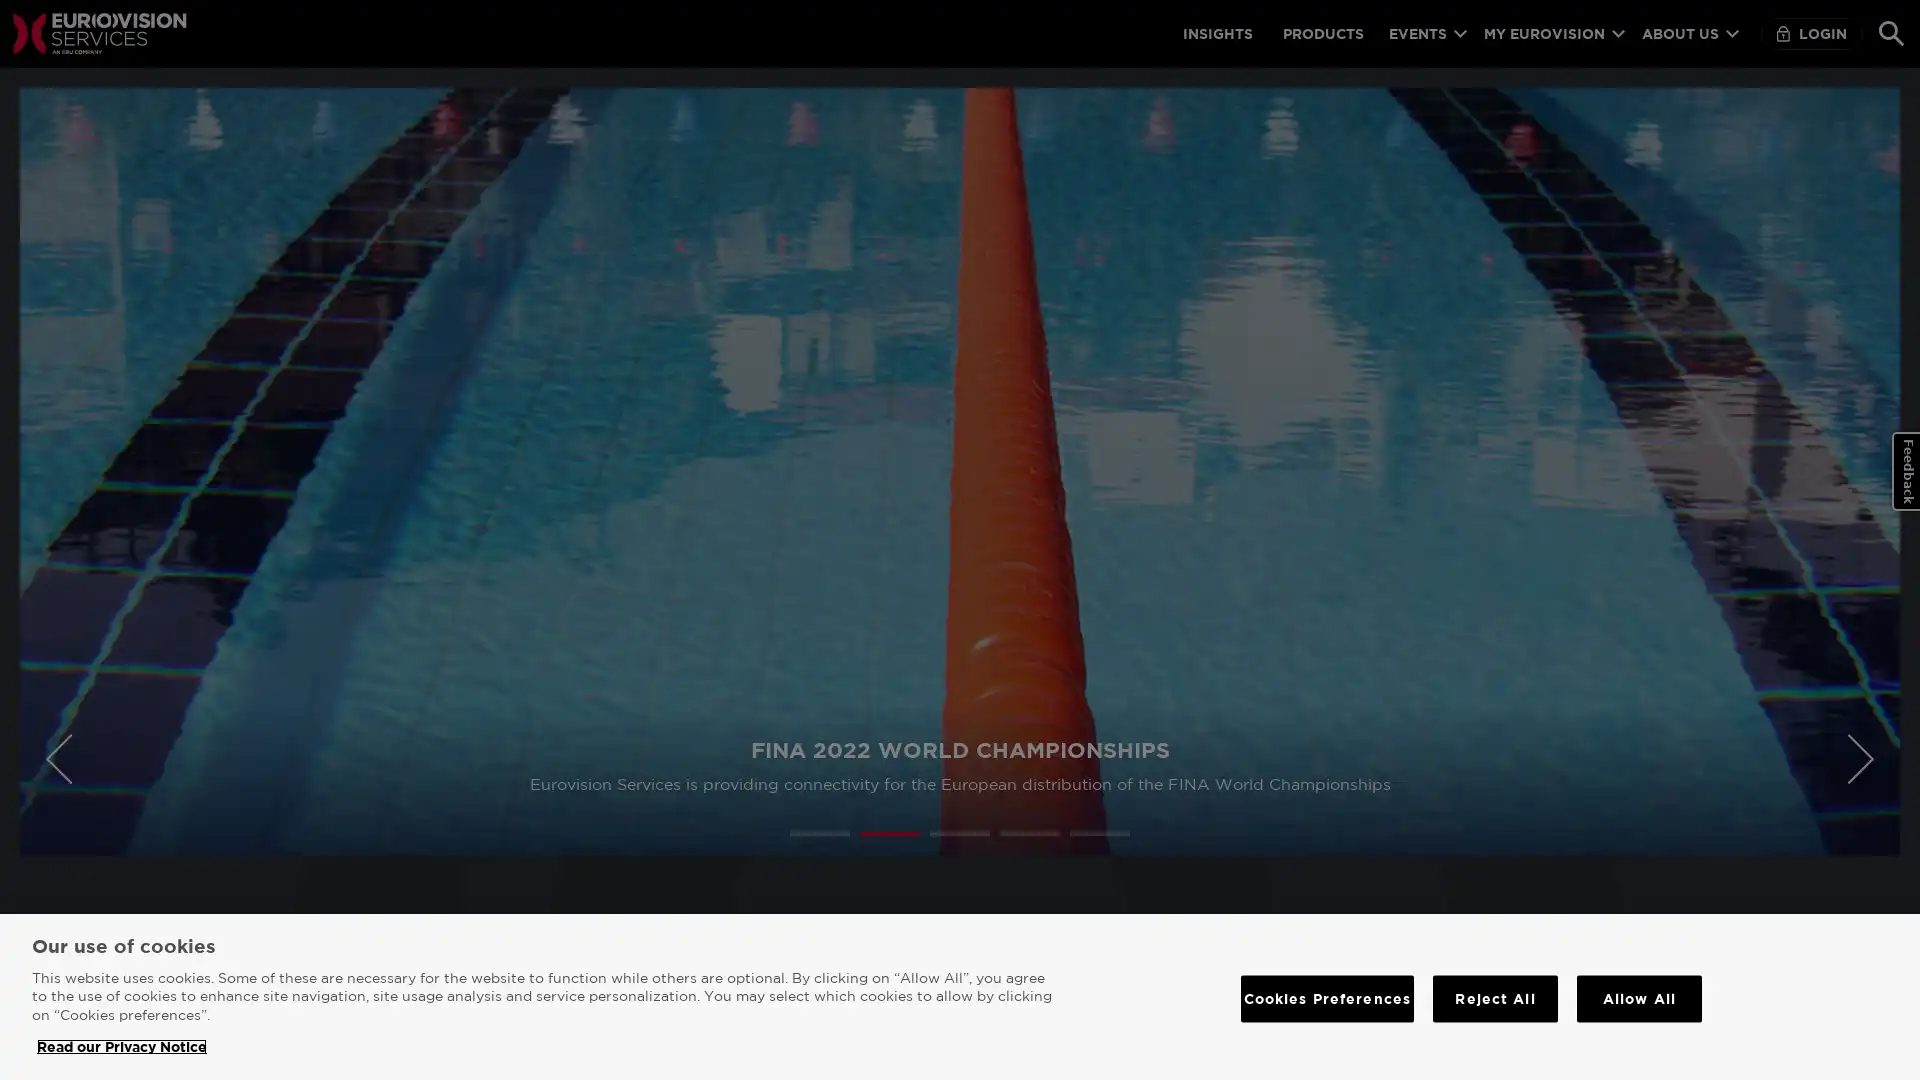  Describe the element at coordinates (888, 833) in the screenshot. I see `Carousel Page 2` at that location.